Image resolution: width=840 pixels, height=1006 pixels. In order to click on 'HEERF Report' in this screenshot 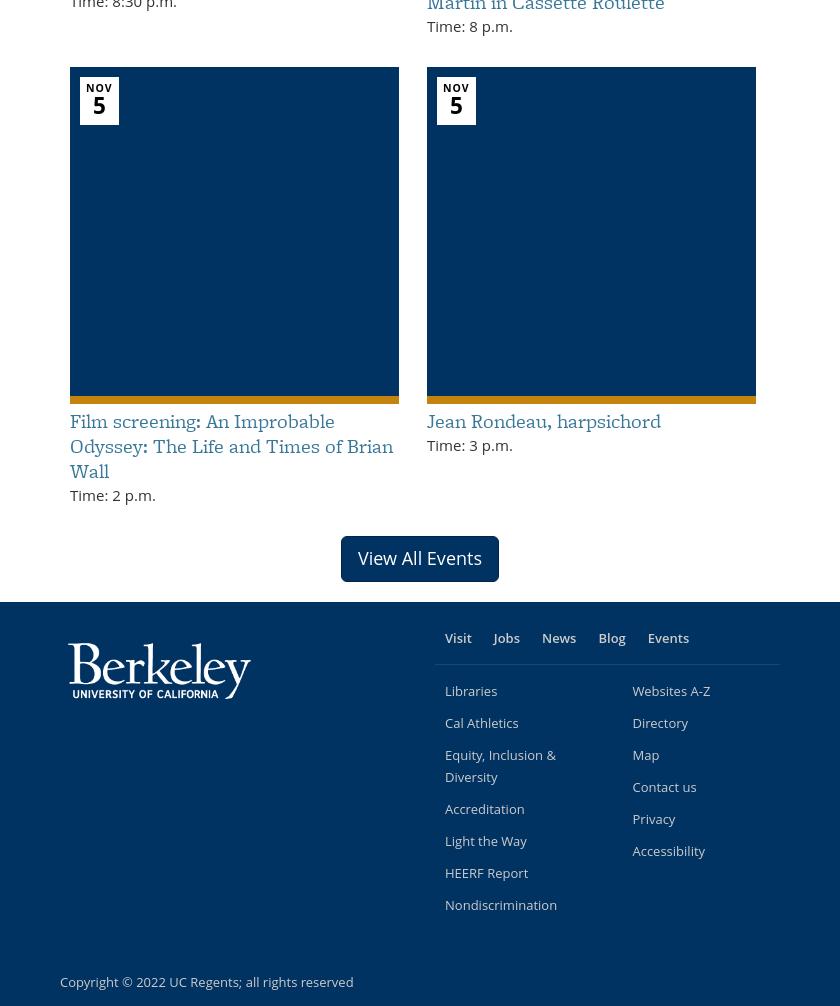, I will do `click(486, 871)`.